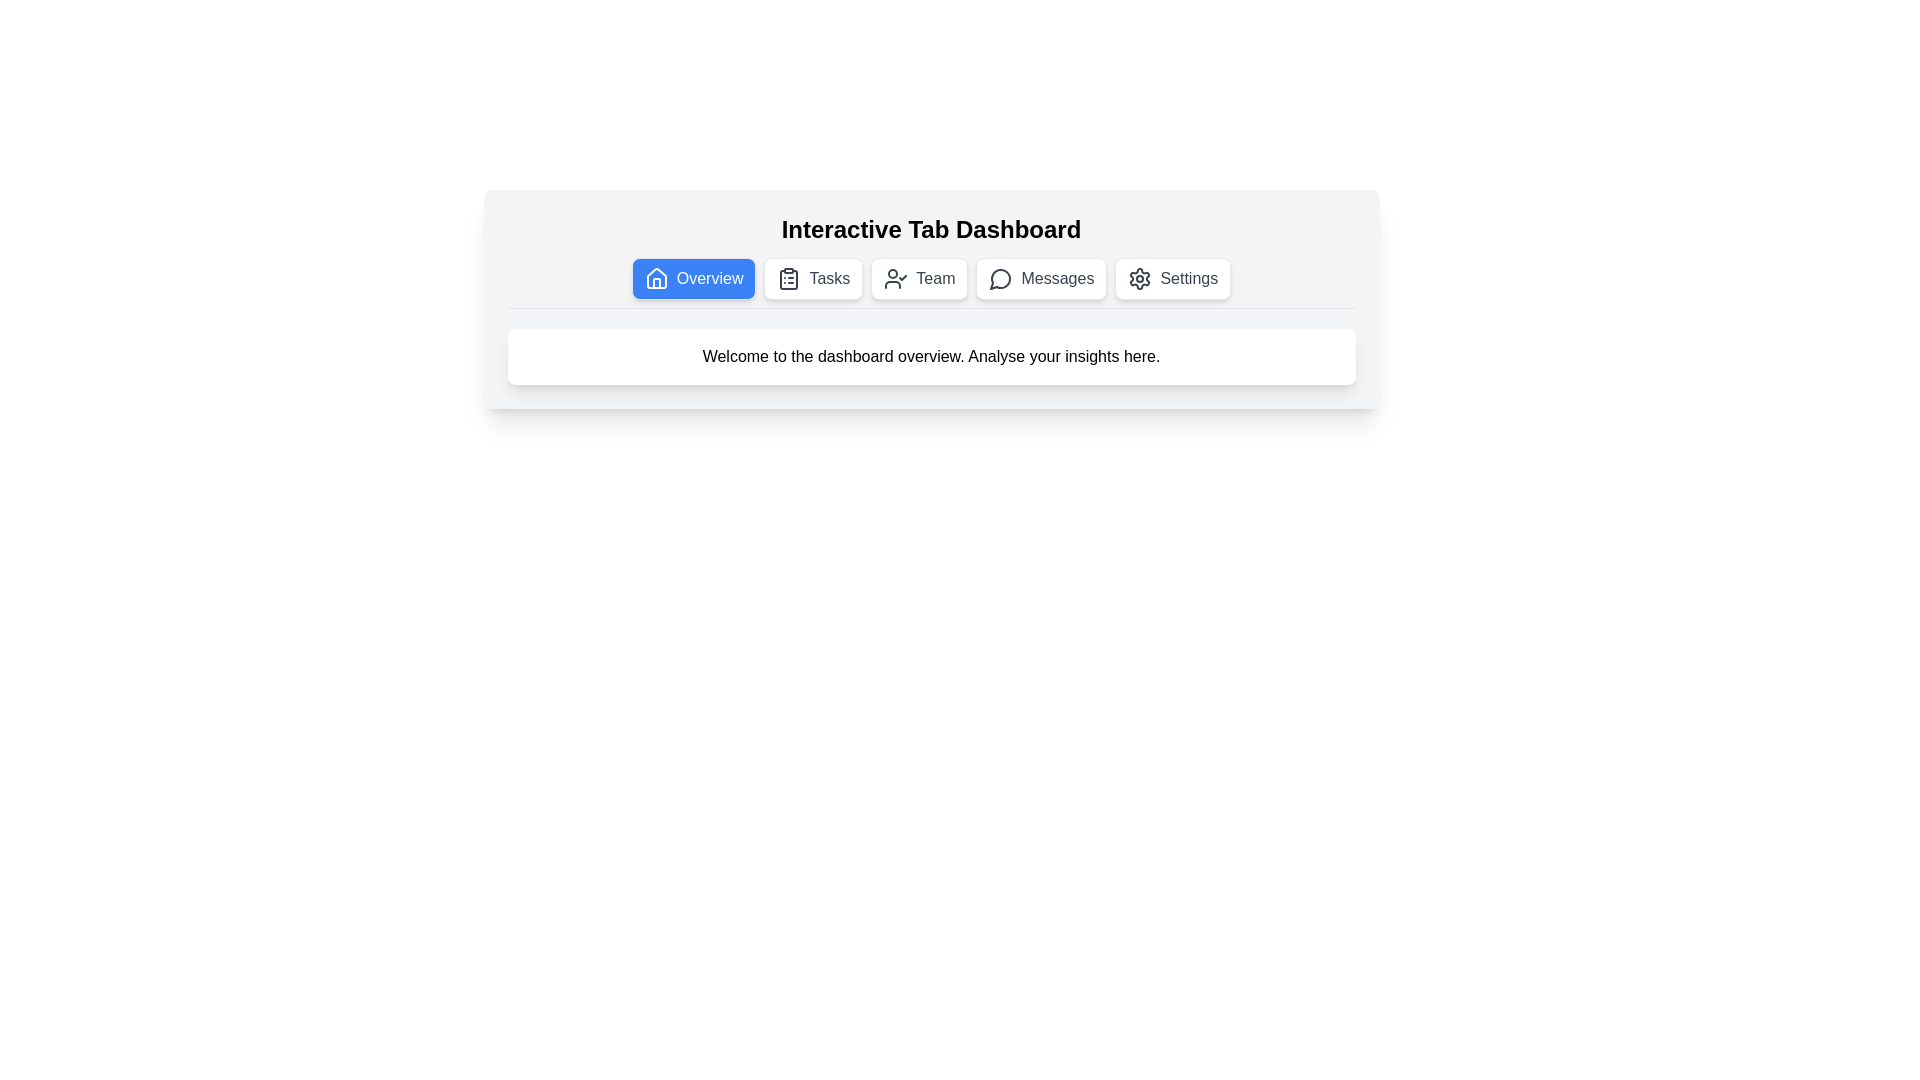  I want to click on the 'Settings' icon located at the top-right corner of the dashboard header area to check options, so click(1140, 278).